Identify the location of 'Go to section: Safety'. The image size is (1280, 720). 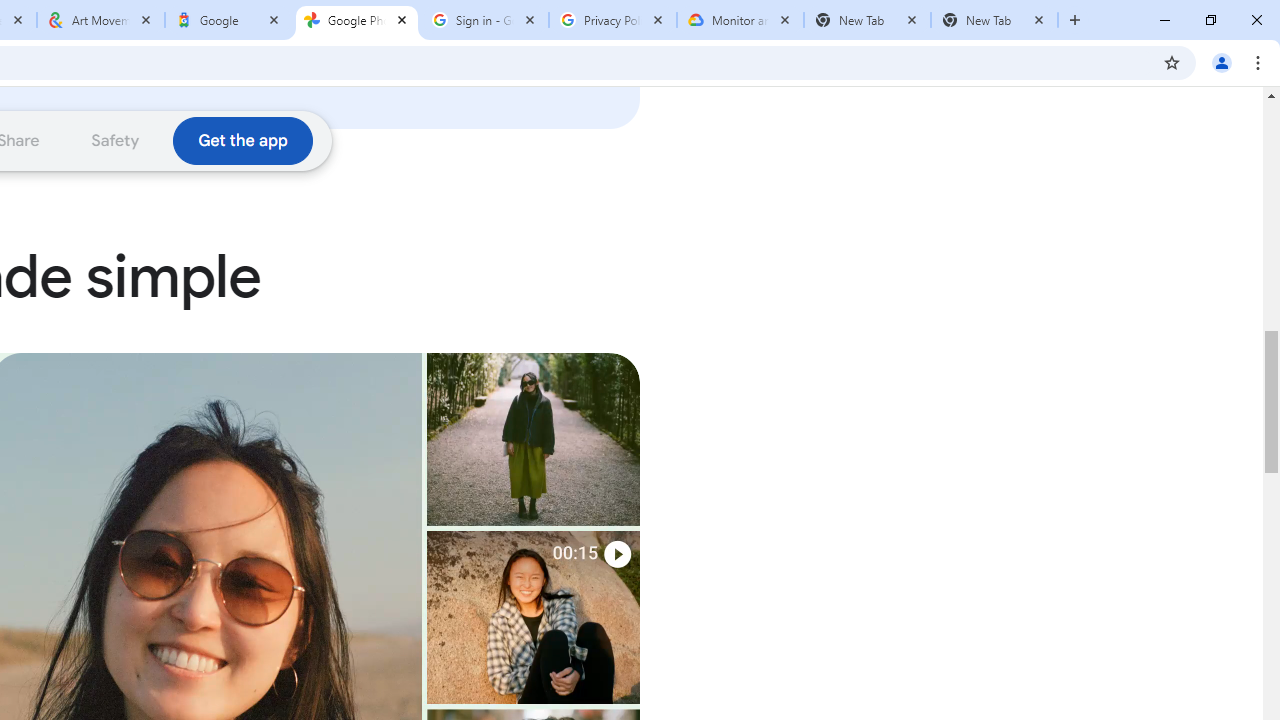
(114, 139).